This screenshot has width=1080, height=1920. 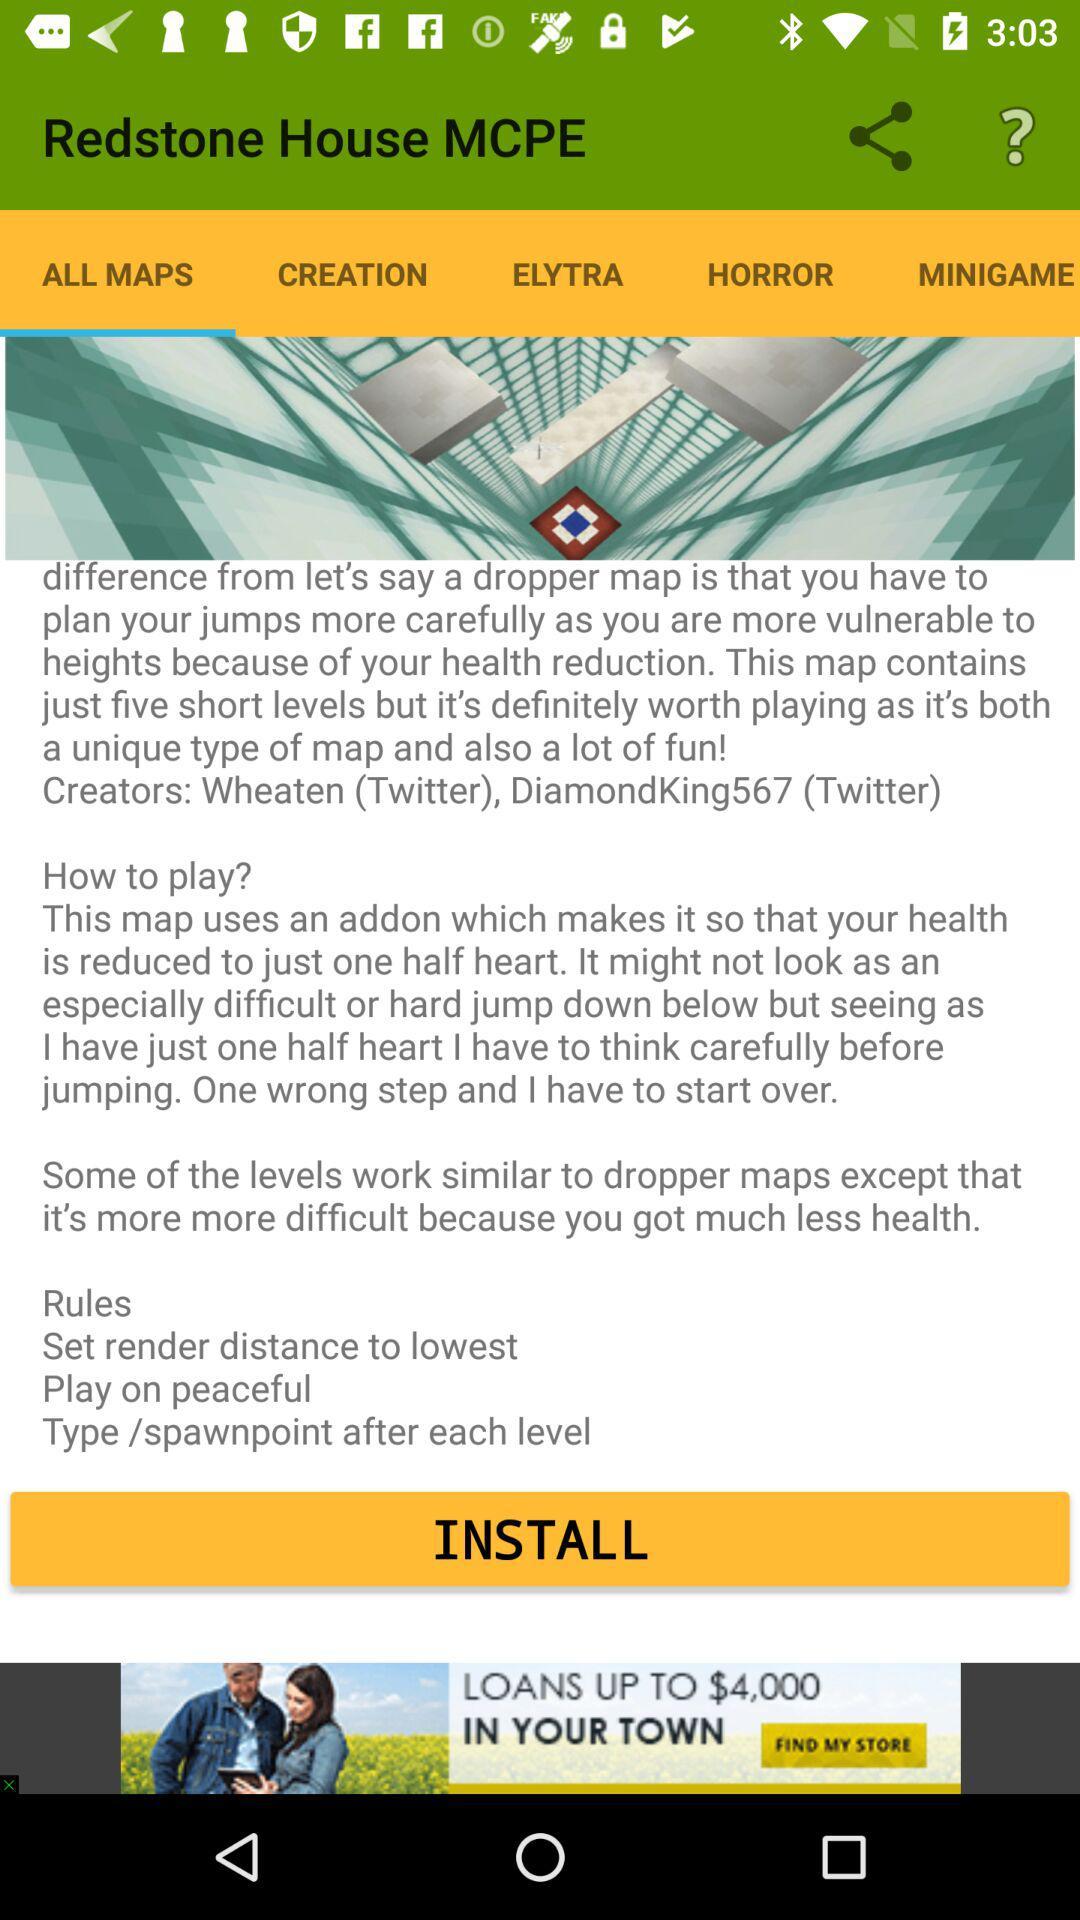 What do you see at coordinates (1017, 135) in the screenshot?
I see `item above minigame app` at bounding box center [1017, 135].